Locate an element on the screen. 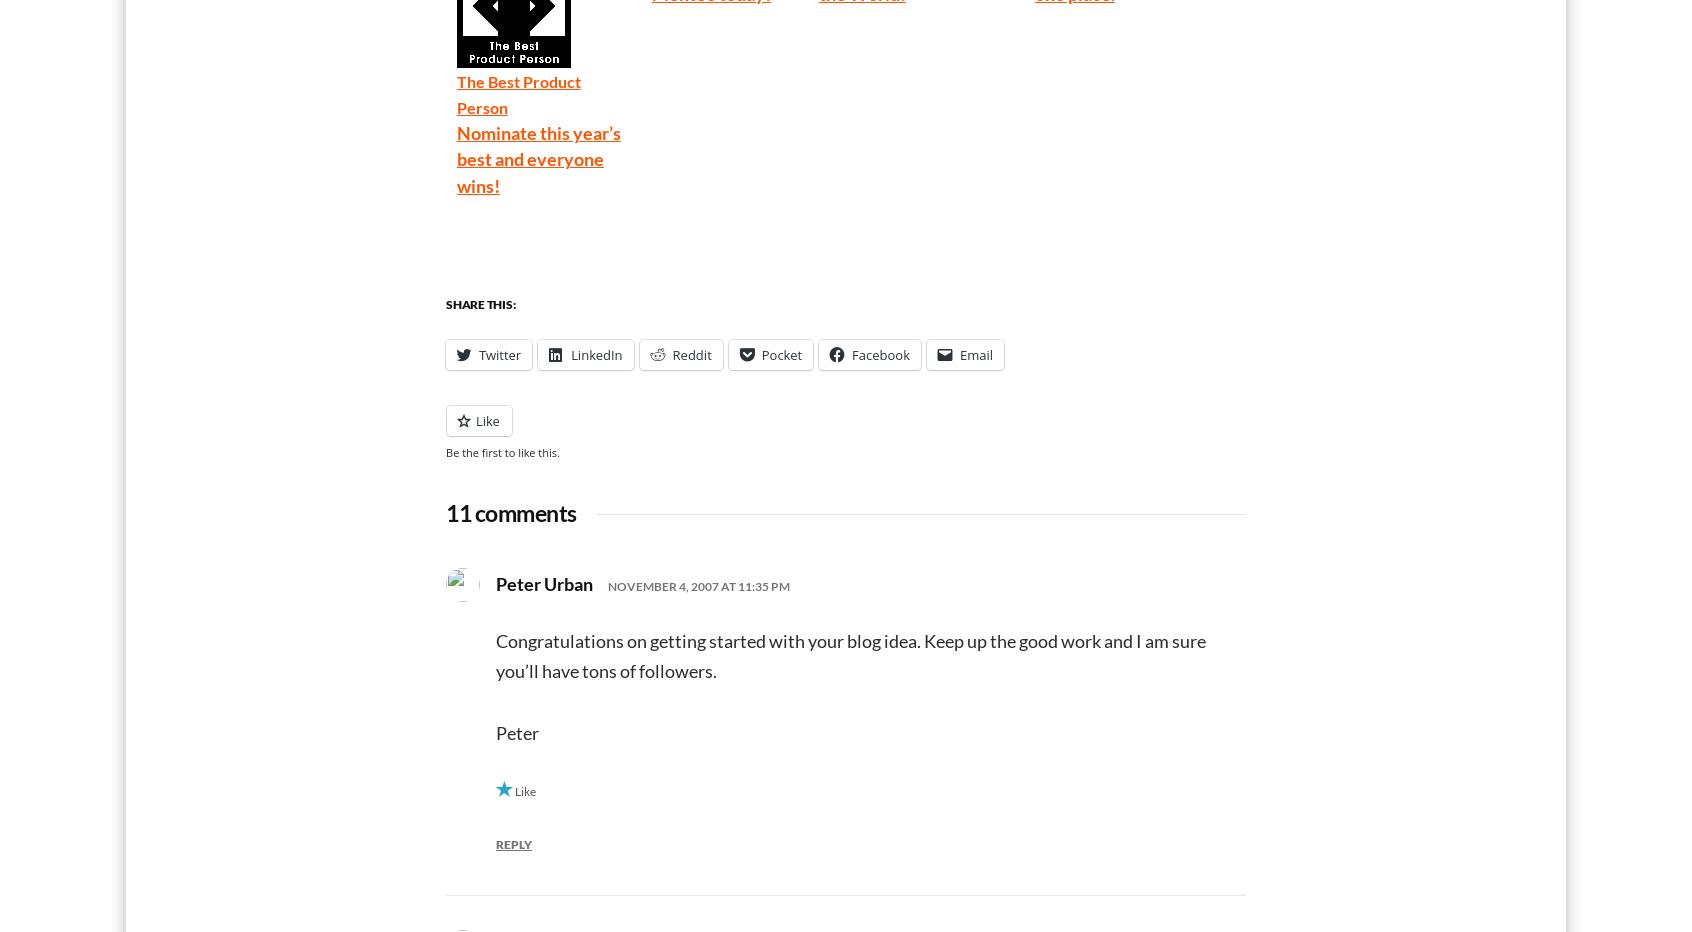  'Like' is located at coordinates (525, 791).